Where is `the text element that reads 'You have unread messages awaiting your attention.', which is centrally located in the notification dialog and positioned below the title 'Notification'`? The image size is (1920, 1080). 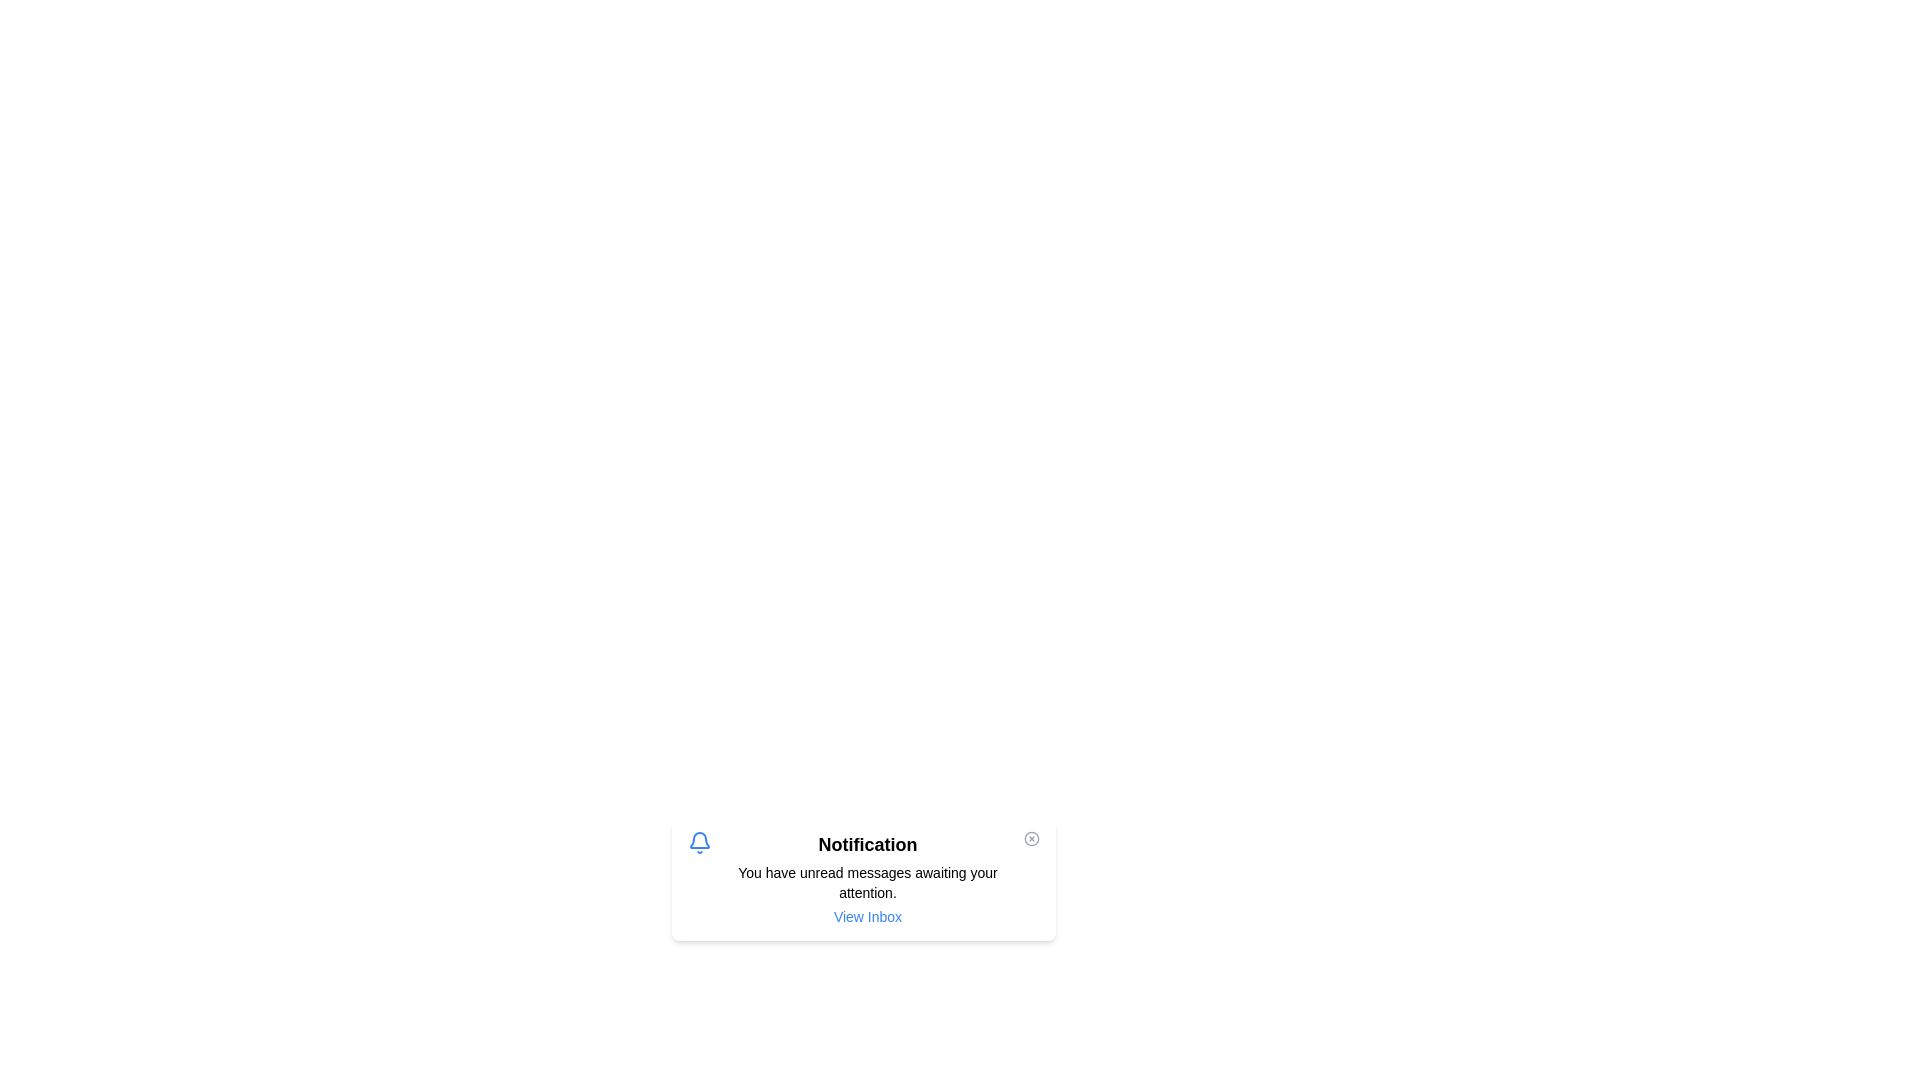
the text element that reads 'You have unread messages awaiting your attention.', which is centrally located in the notification dialog and positioned below the title 'Notification' is located at coordinates (868, 882).